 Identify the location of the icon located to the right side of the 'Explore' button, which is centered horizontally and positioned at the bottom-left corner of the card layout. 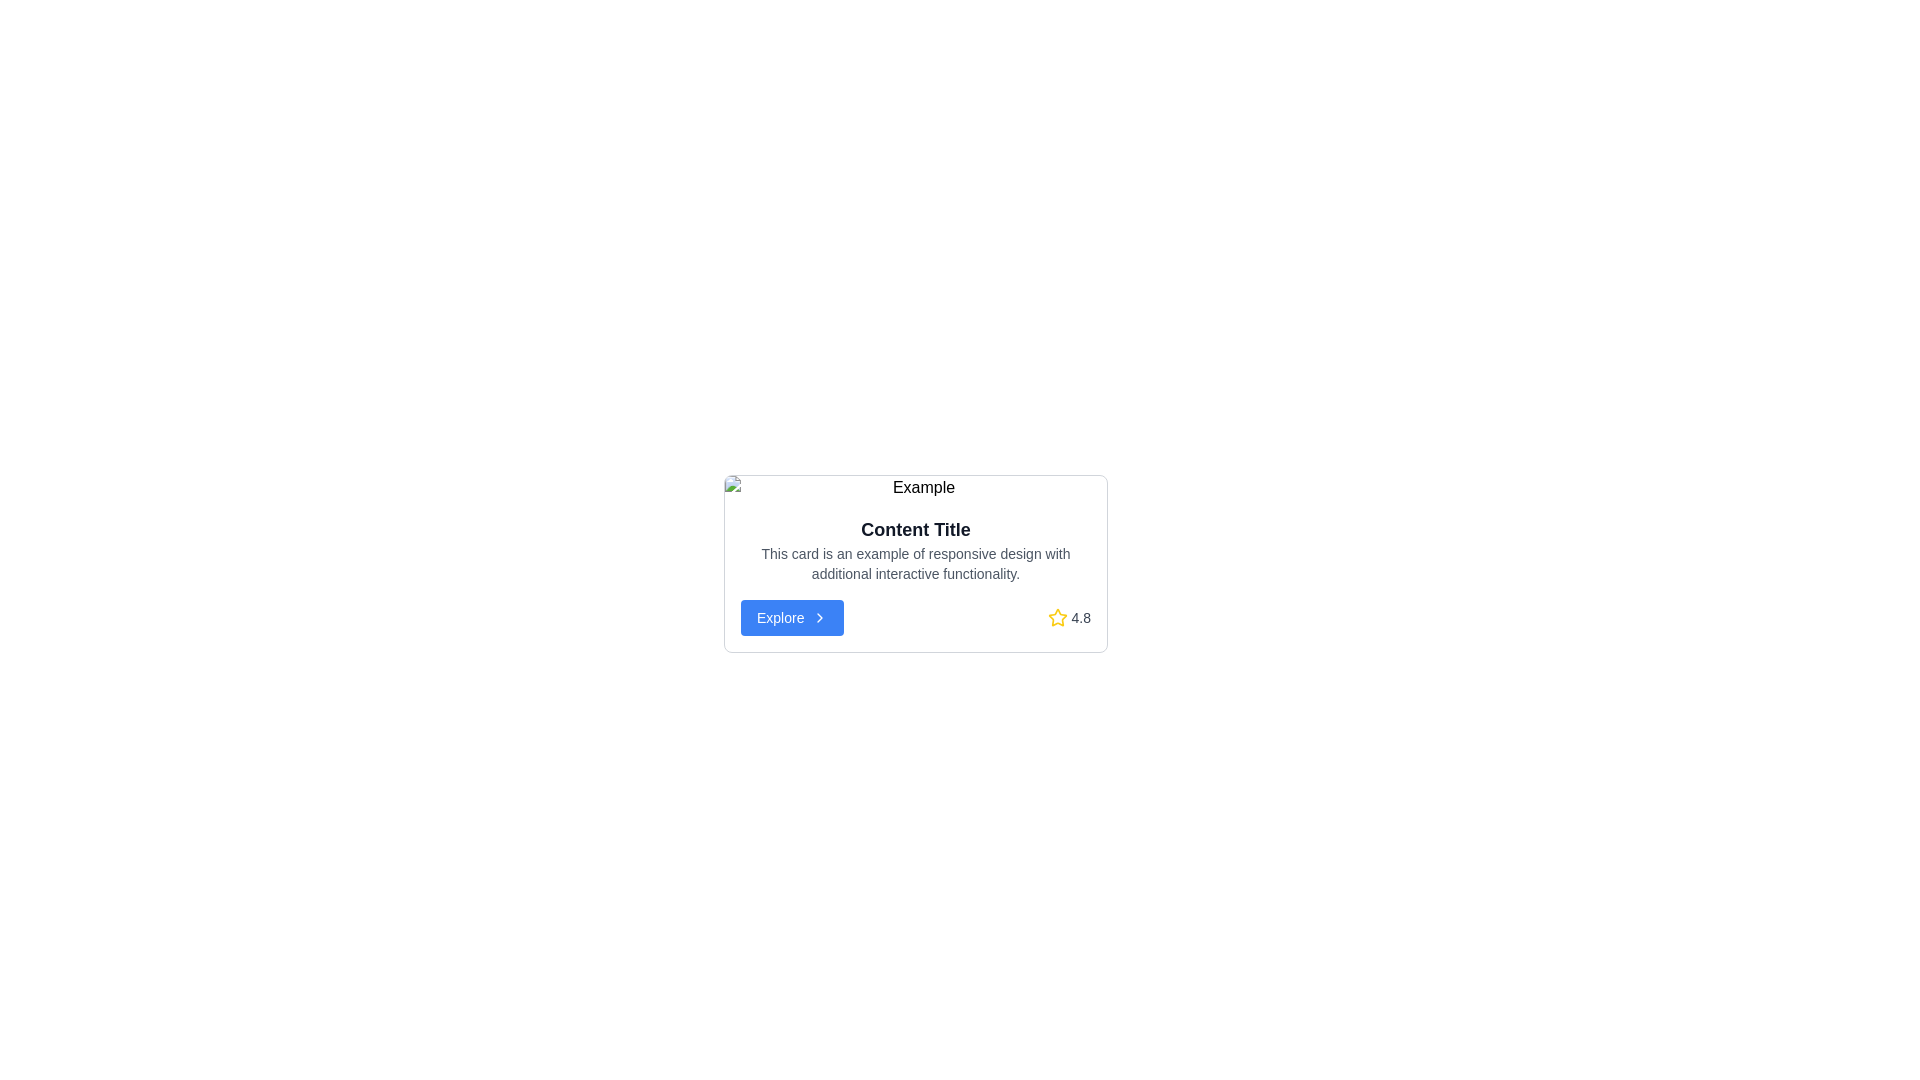
(820, 616).